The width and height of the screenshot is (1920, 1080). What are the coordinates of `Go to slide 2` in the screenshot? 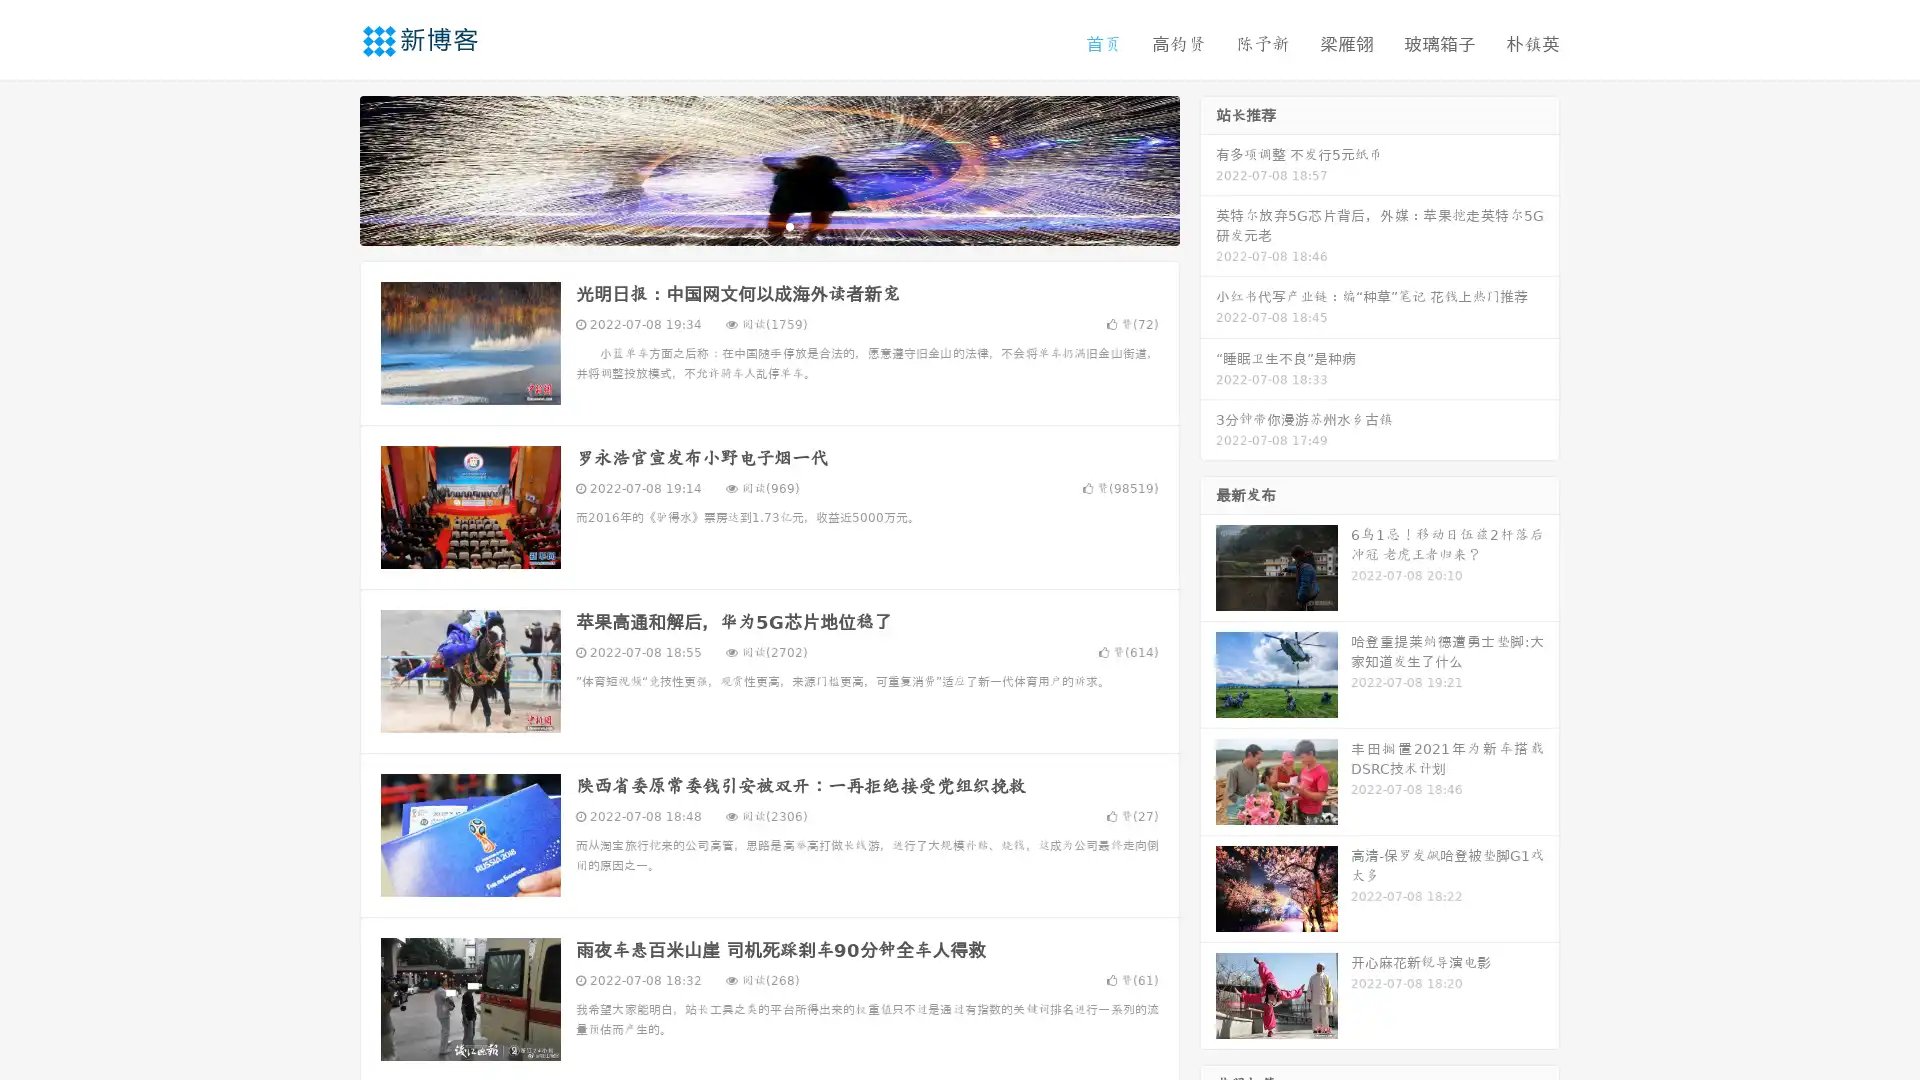 It's located at (768, 225).